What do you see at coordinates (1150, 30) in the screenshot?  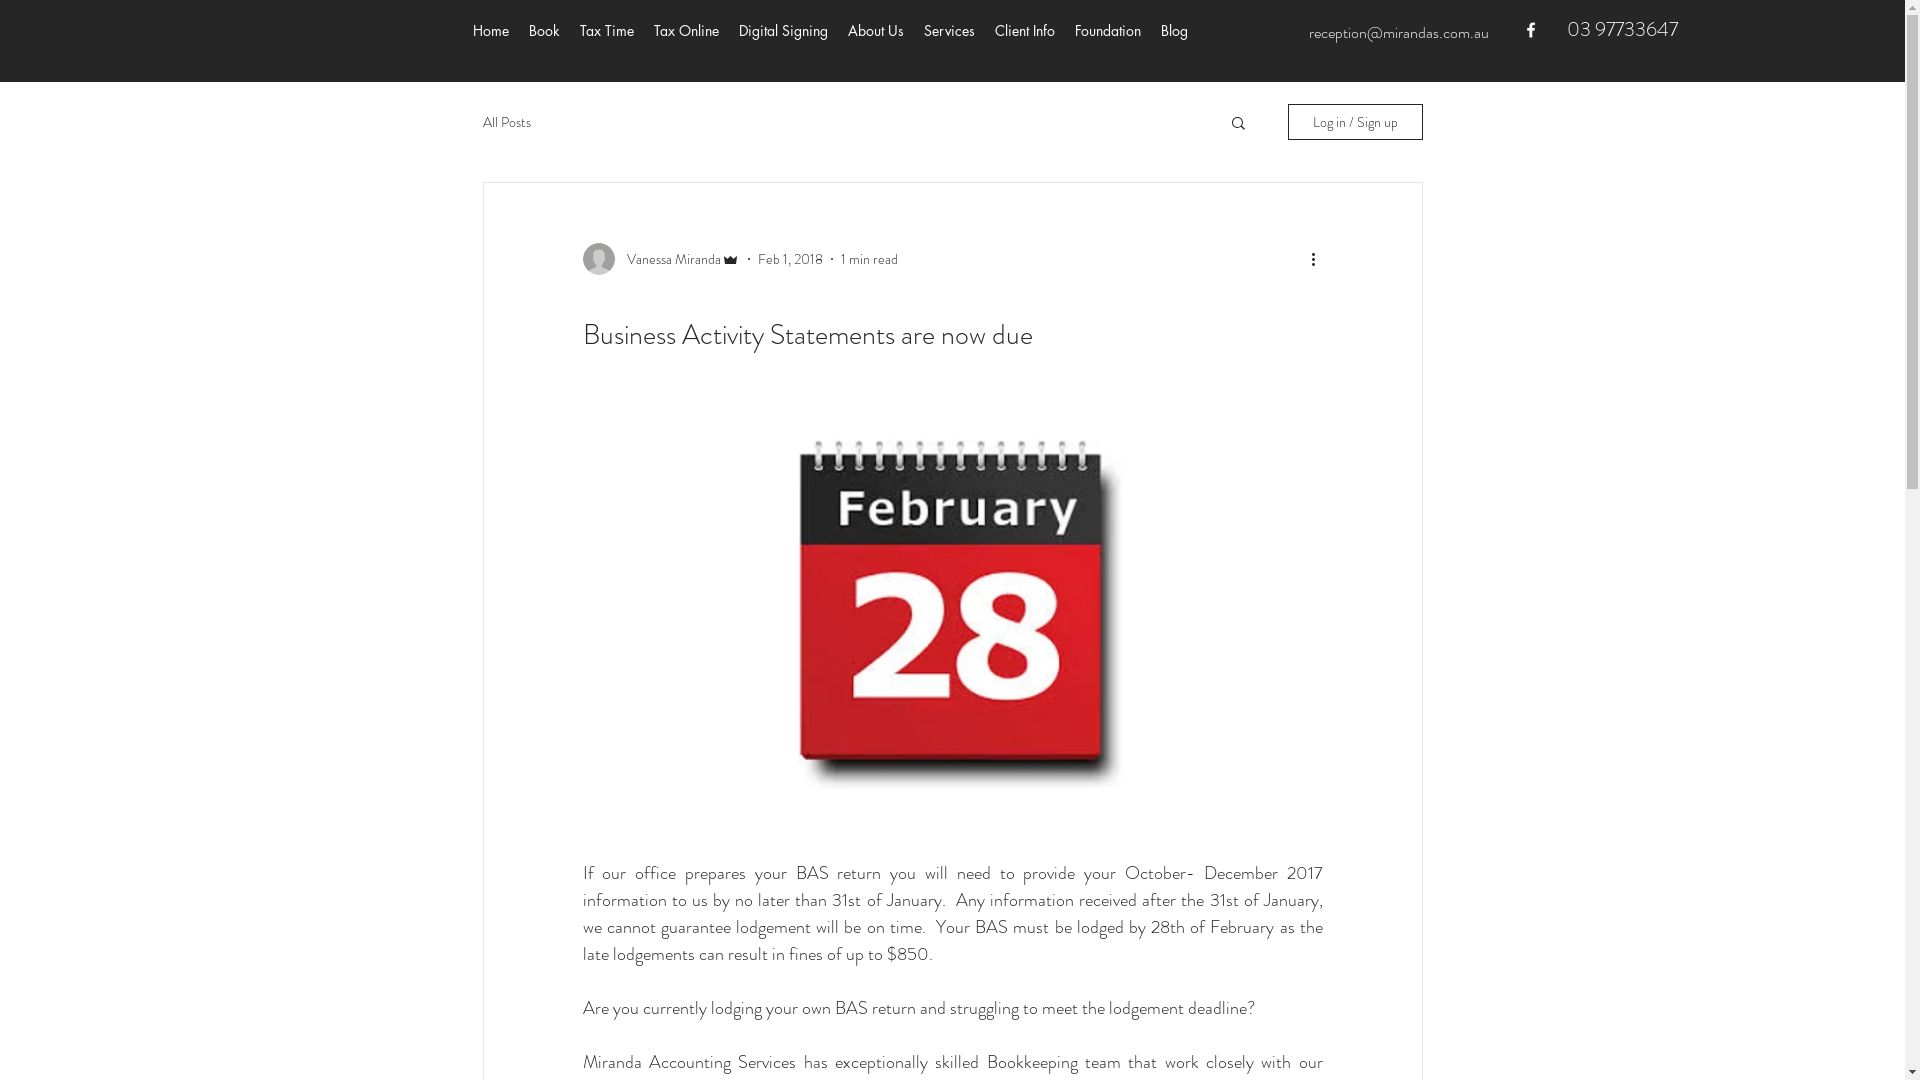 I see `'Blog'` at bounding box center [1150, 30].